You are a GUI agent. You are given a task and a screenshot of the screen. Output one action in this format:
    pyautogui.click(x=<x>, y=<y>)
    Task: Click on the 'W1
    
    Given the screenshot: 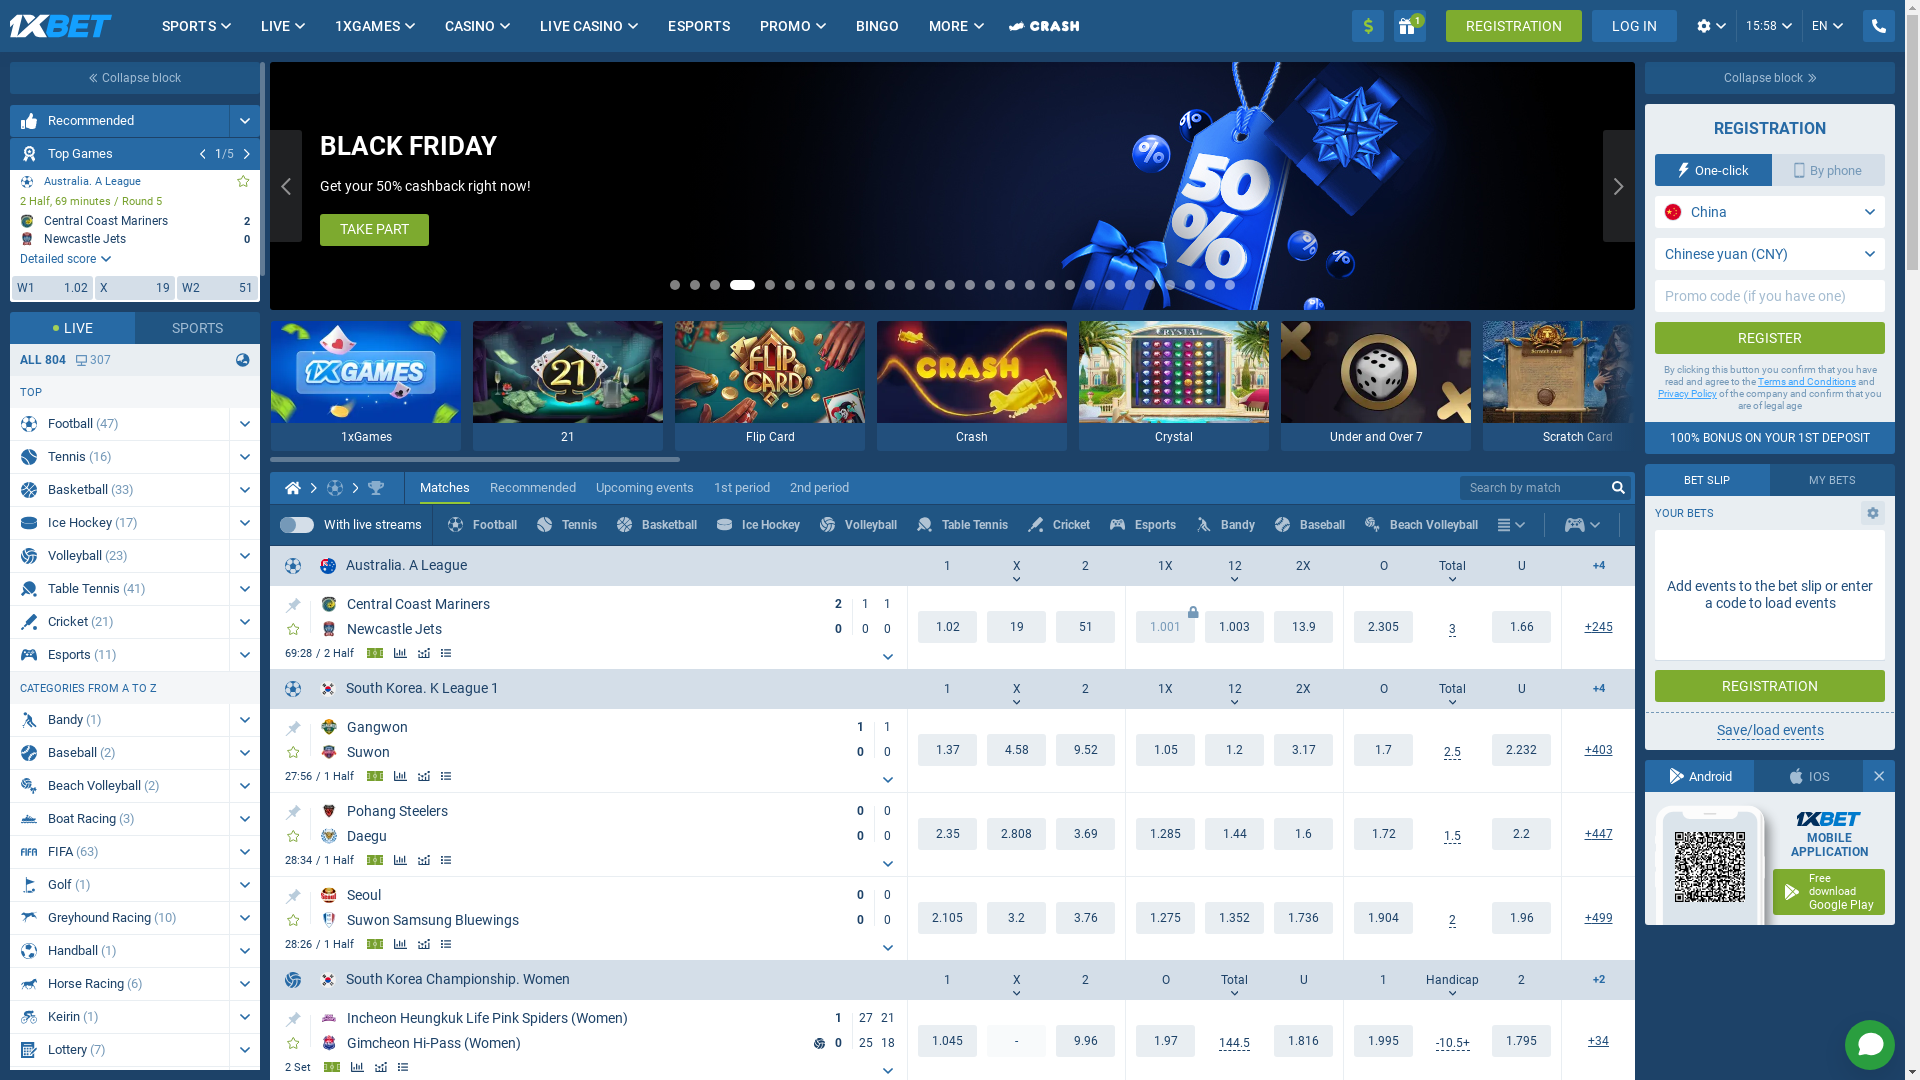 What is the action you would take?
    pyautogui.click(x=52, y=288)
    